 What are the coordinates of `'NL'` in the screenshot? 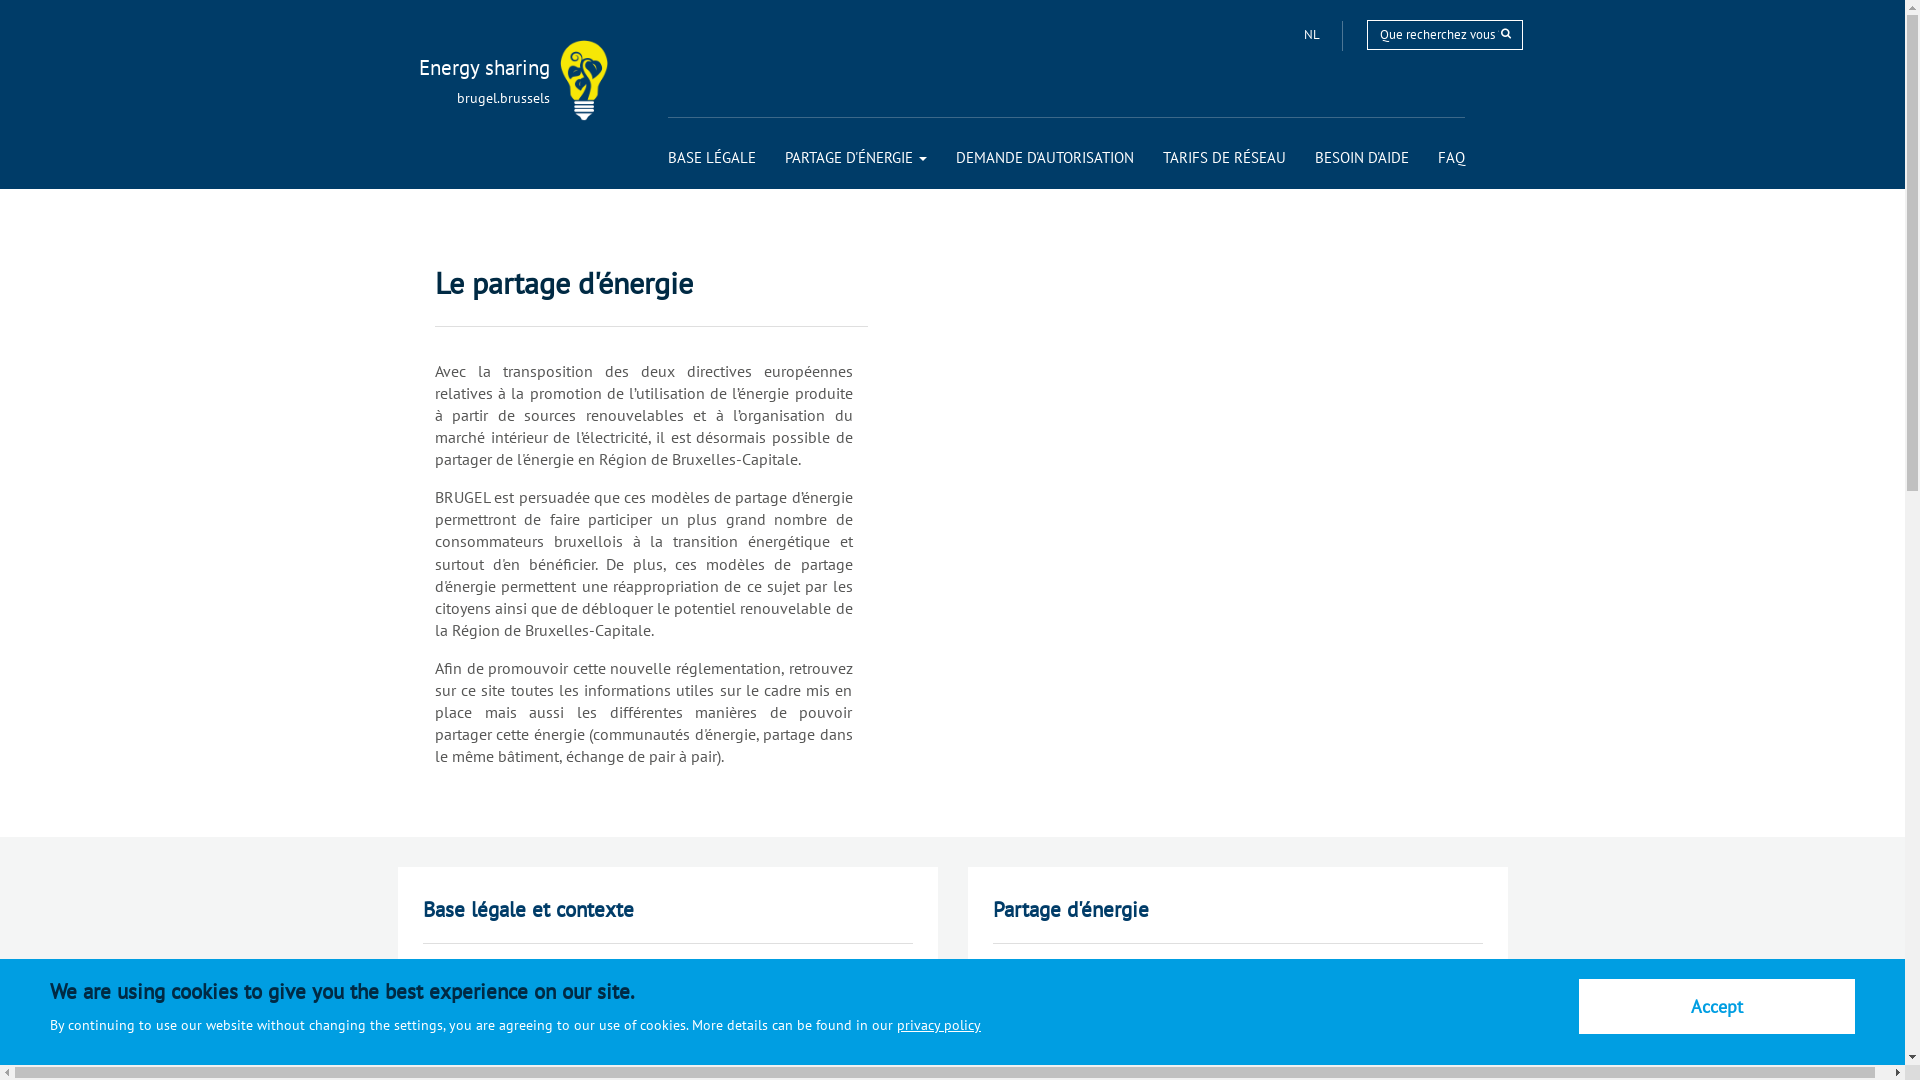 It's located at (1313, 34).